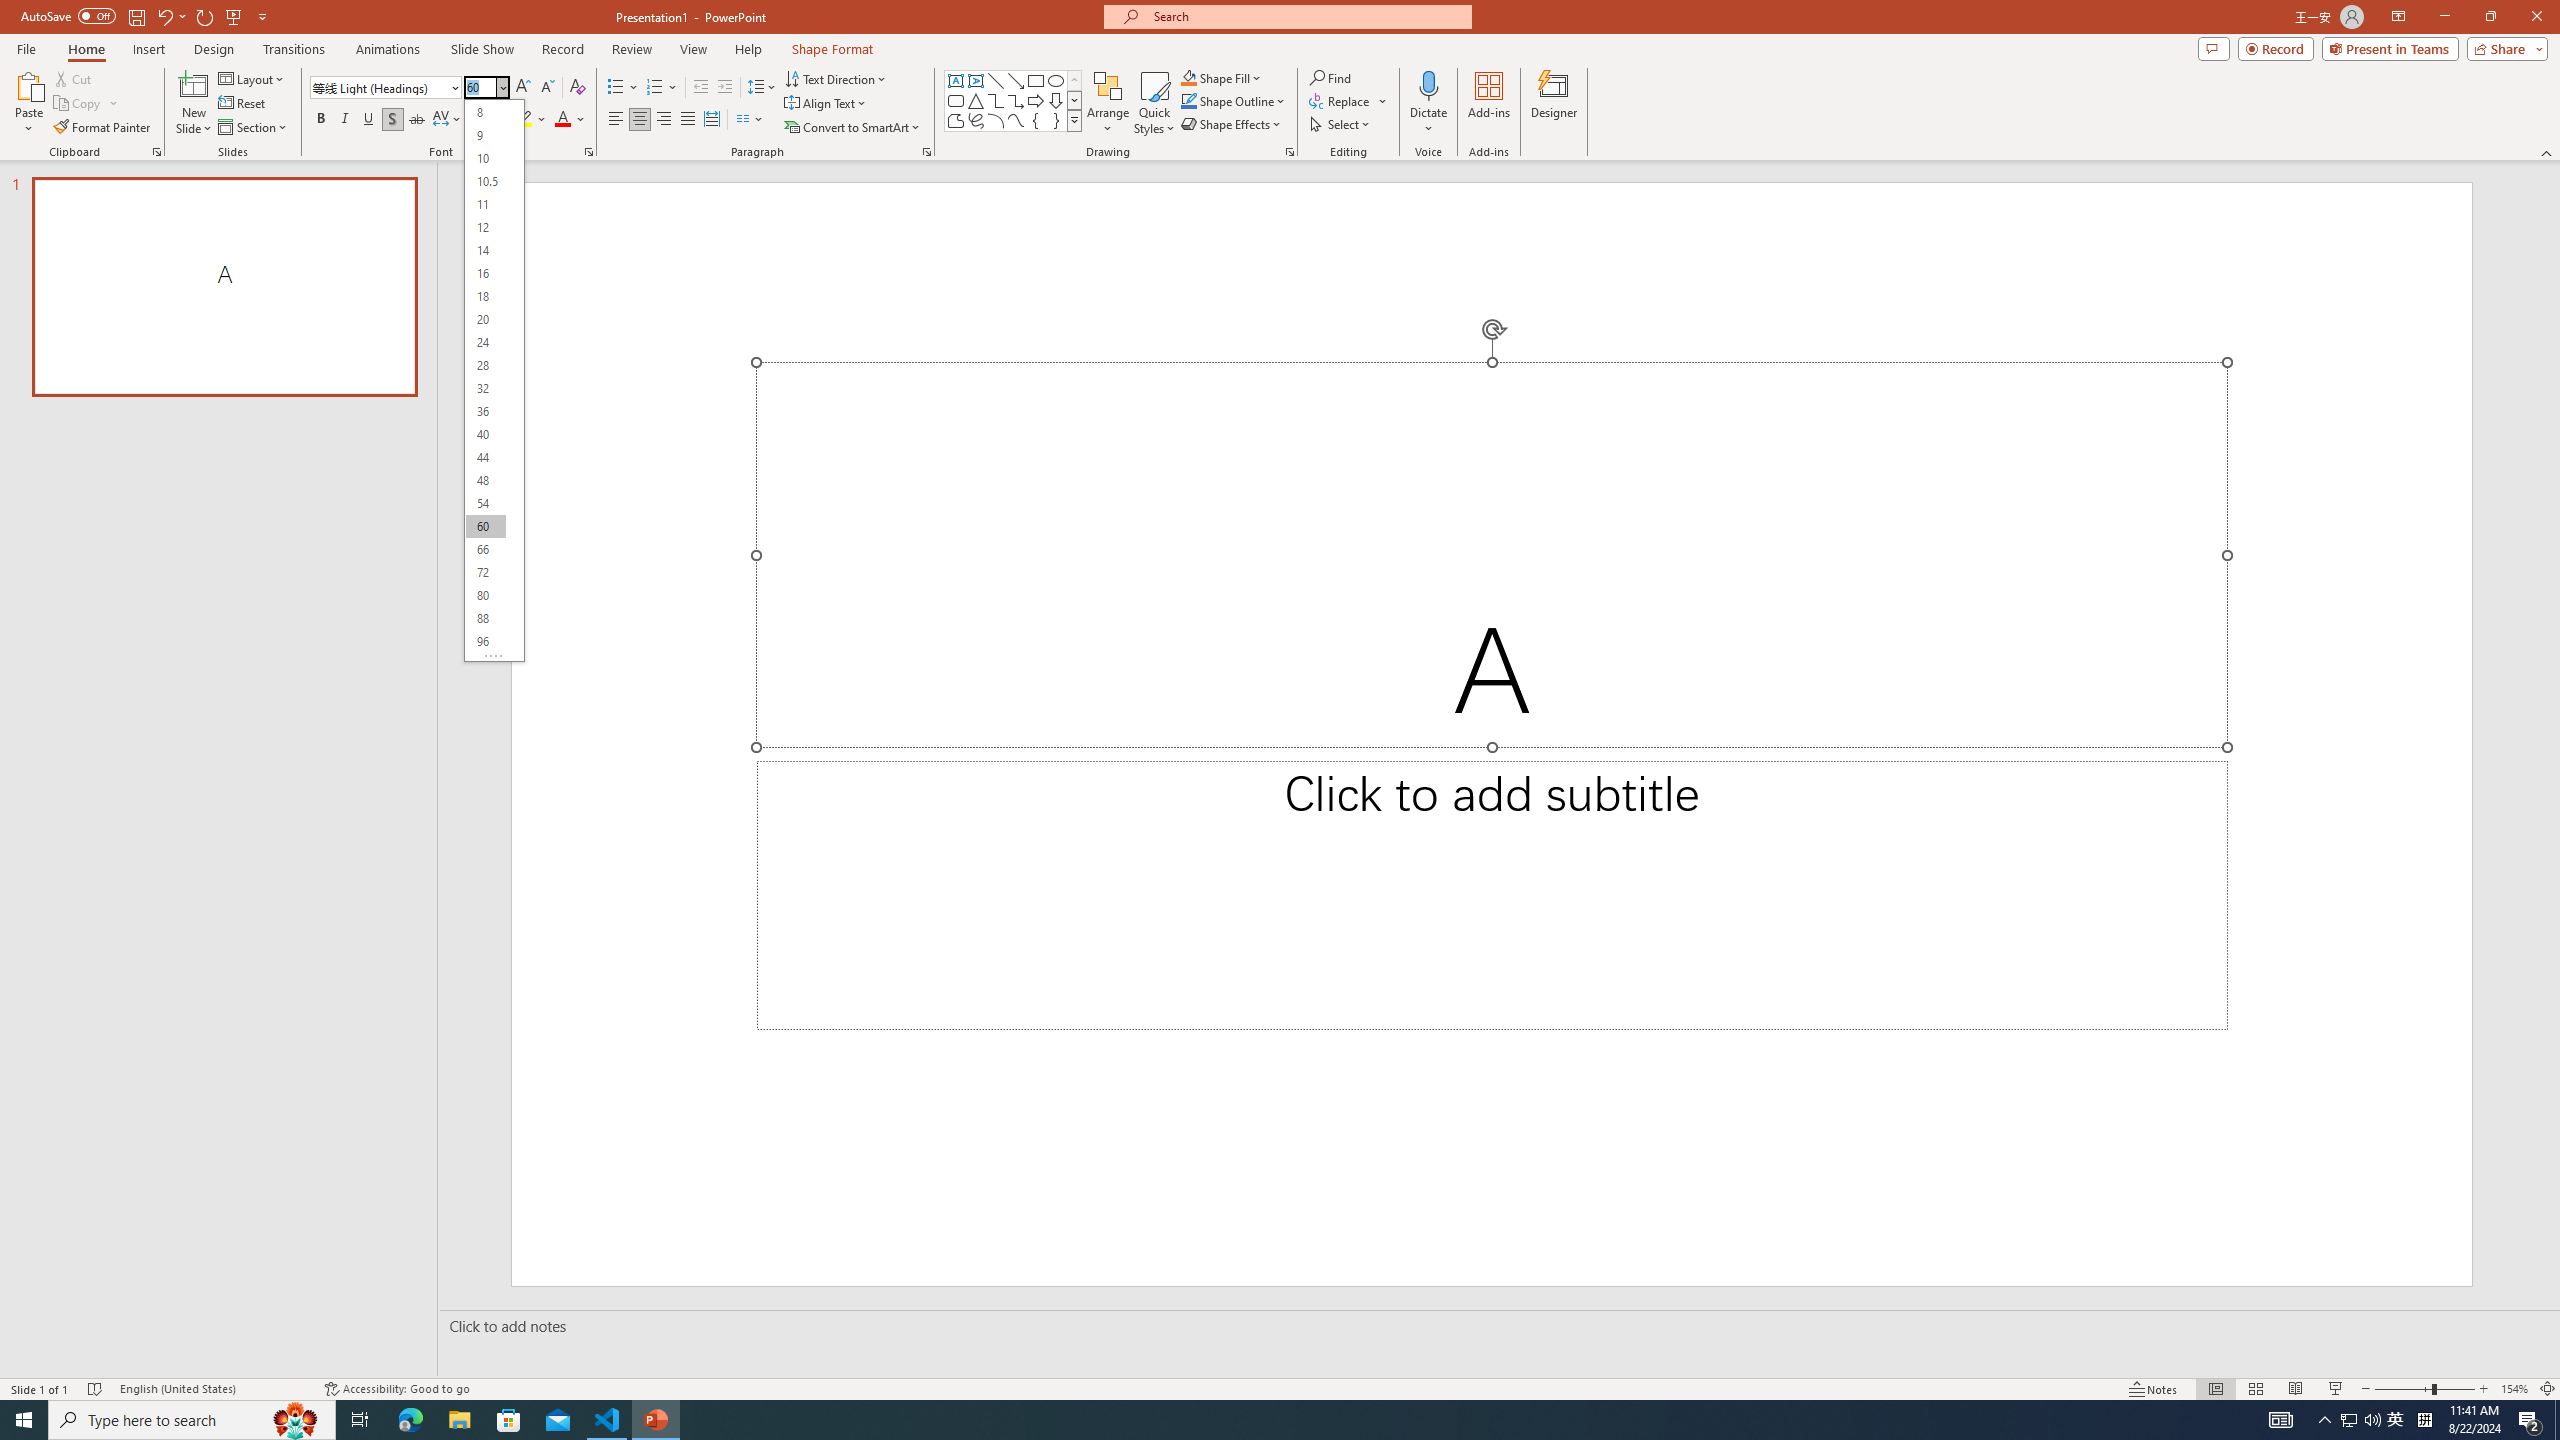 This screenshot has width=2560, height=1440. I want to click on '8', so click(485, 111).